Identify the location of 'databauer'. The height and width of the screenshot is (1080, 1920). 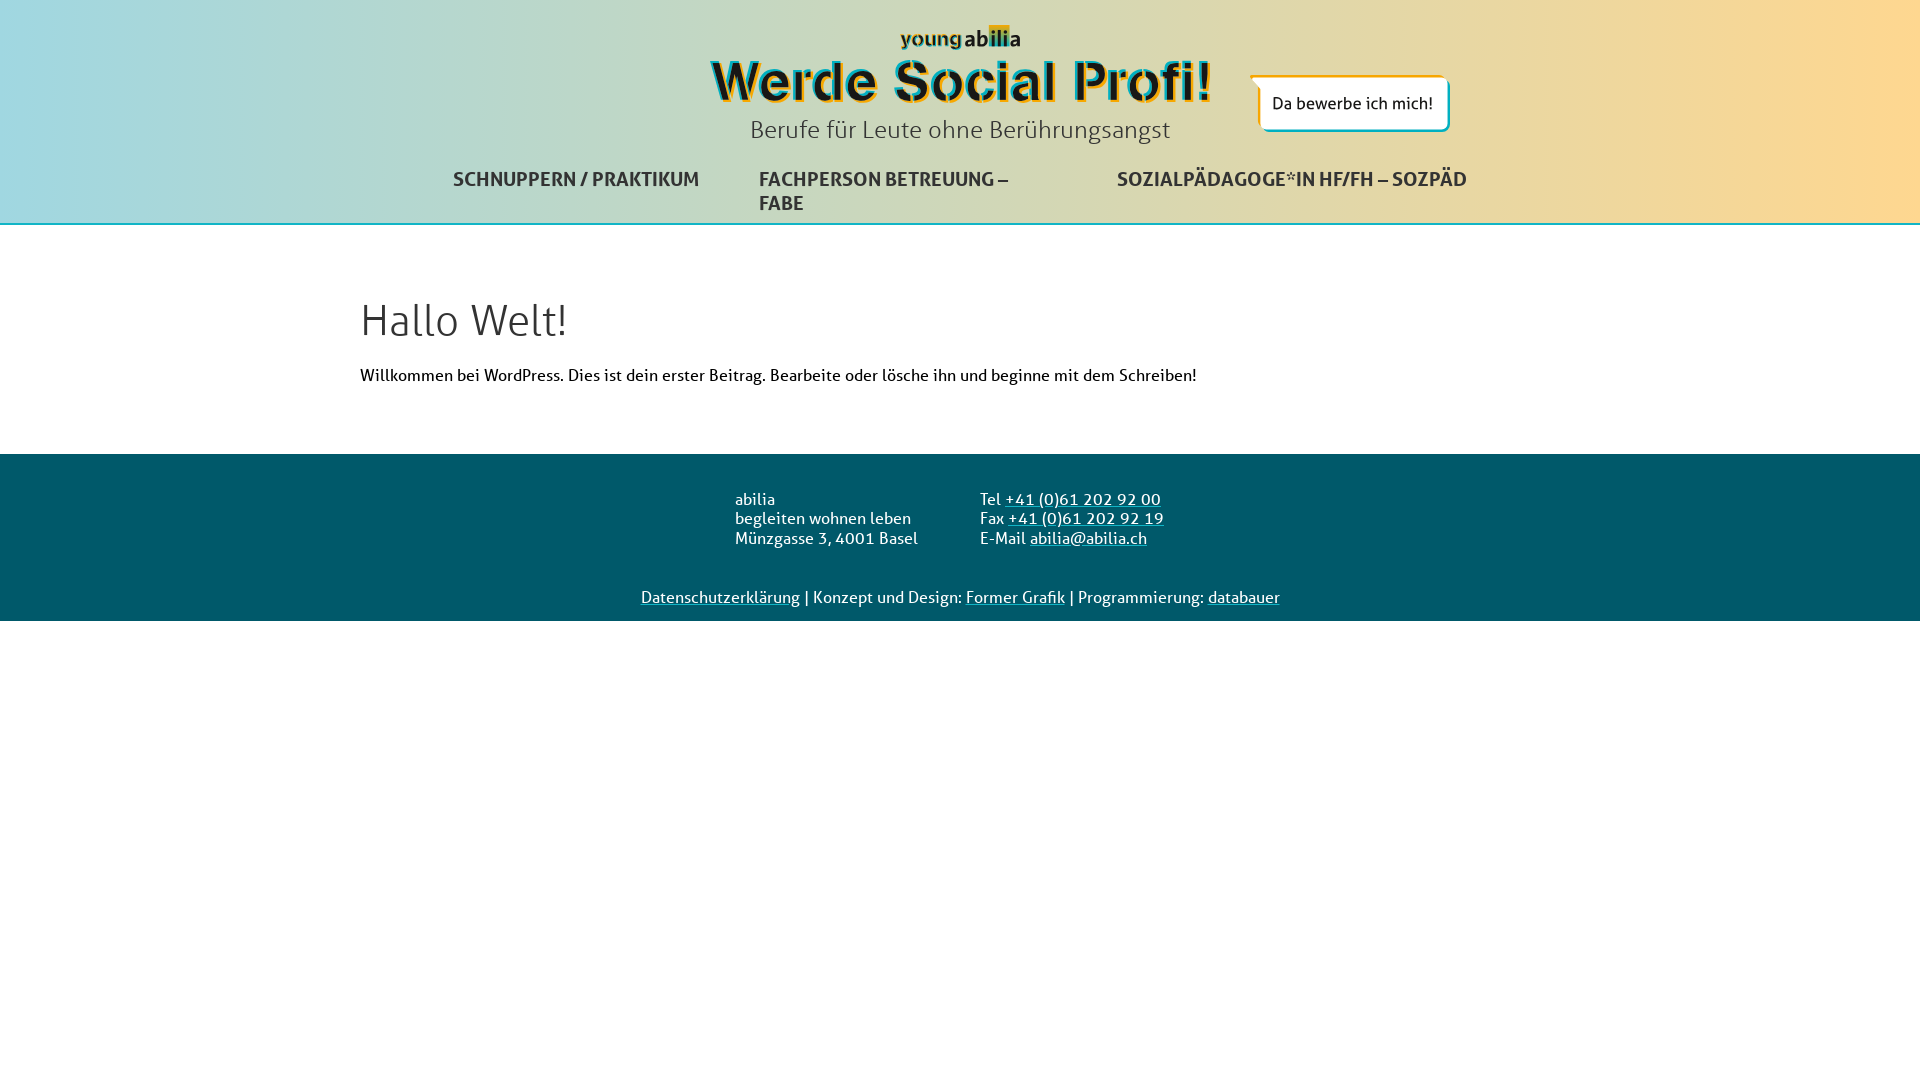
(1242, 595).